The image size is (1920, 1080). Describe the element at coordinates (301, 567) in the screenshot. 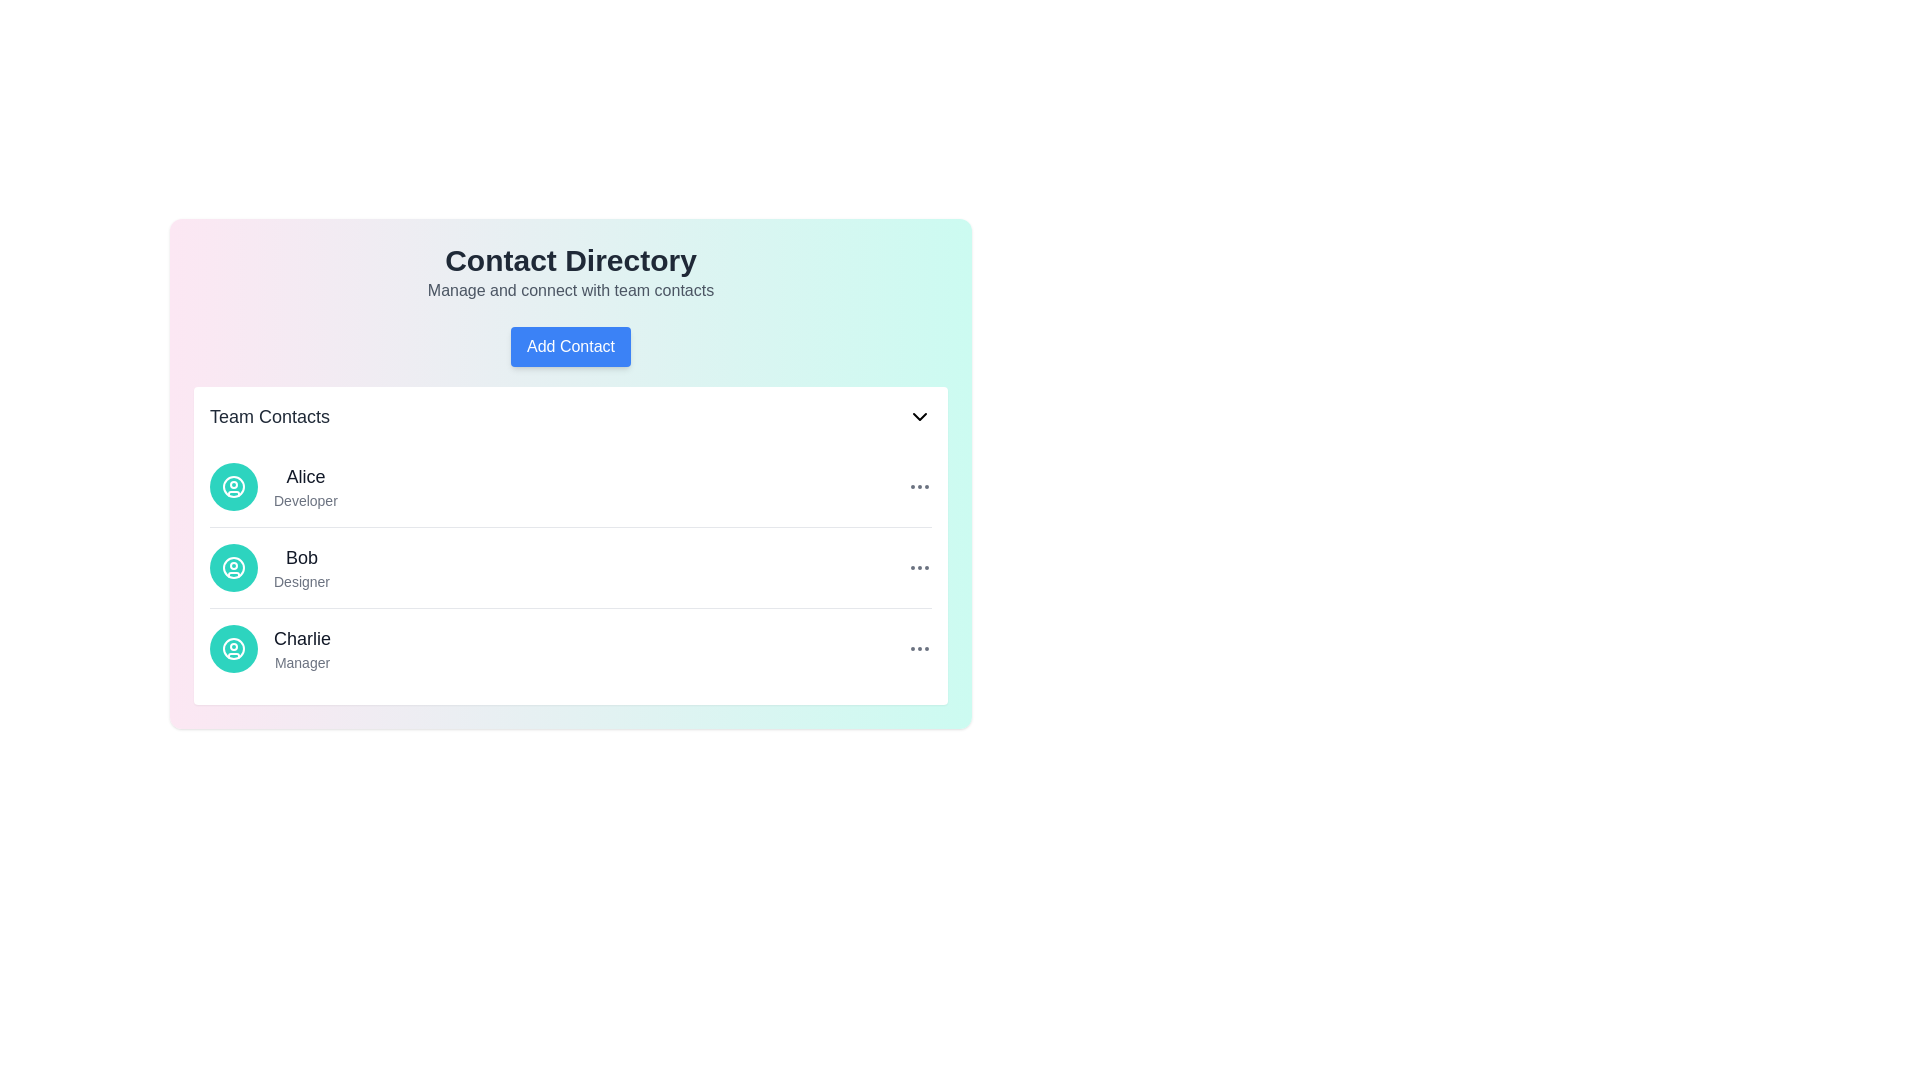

I see `the text element displaying the name and role of the team member, which is the second entry in the contacts directory, located between 'Alice - Developer' and 'Charlie - Manager'` at that location.